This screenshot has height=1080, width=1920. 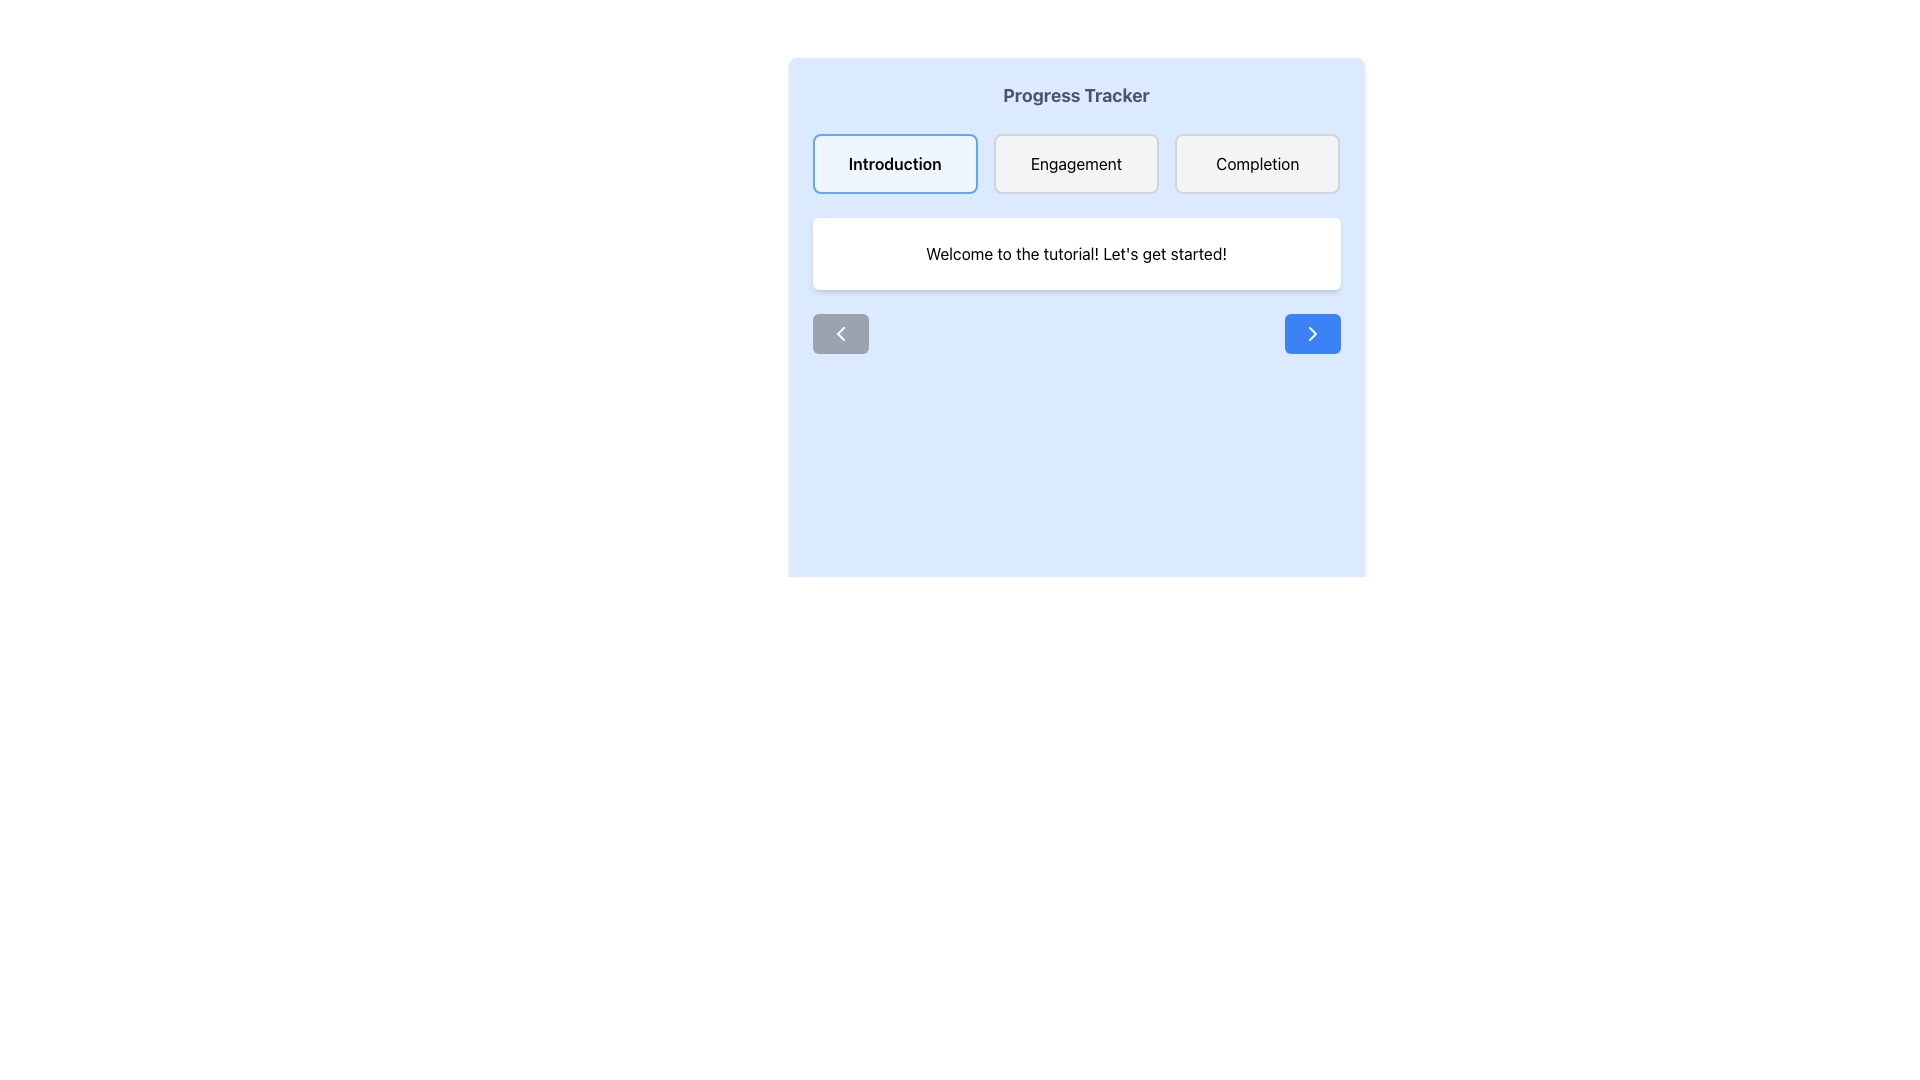 What do you see at coordinates (1312, 333) in the screenshot?
I see `the chevron icon located at the bottom right corner of the blue-background interface panel` at bounding box center [1312, 333].